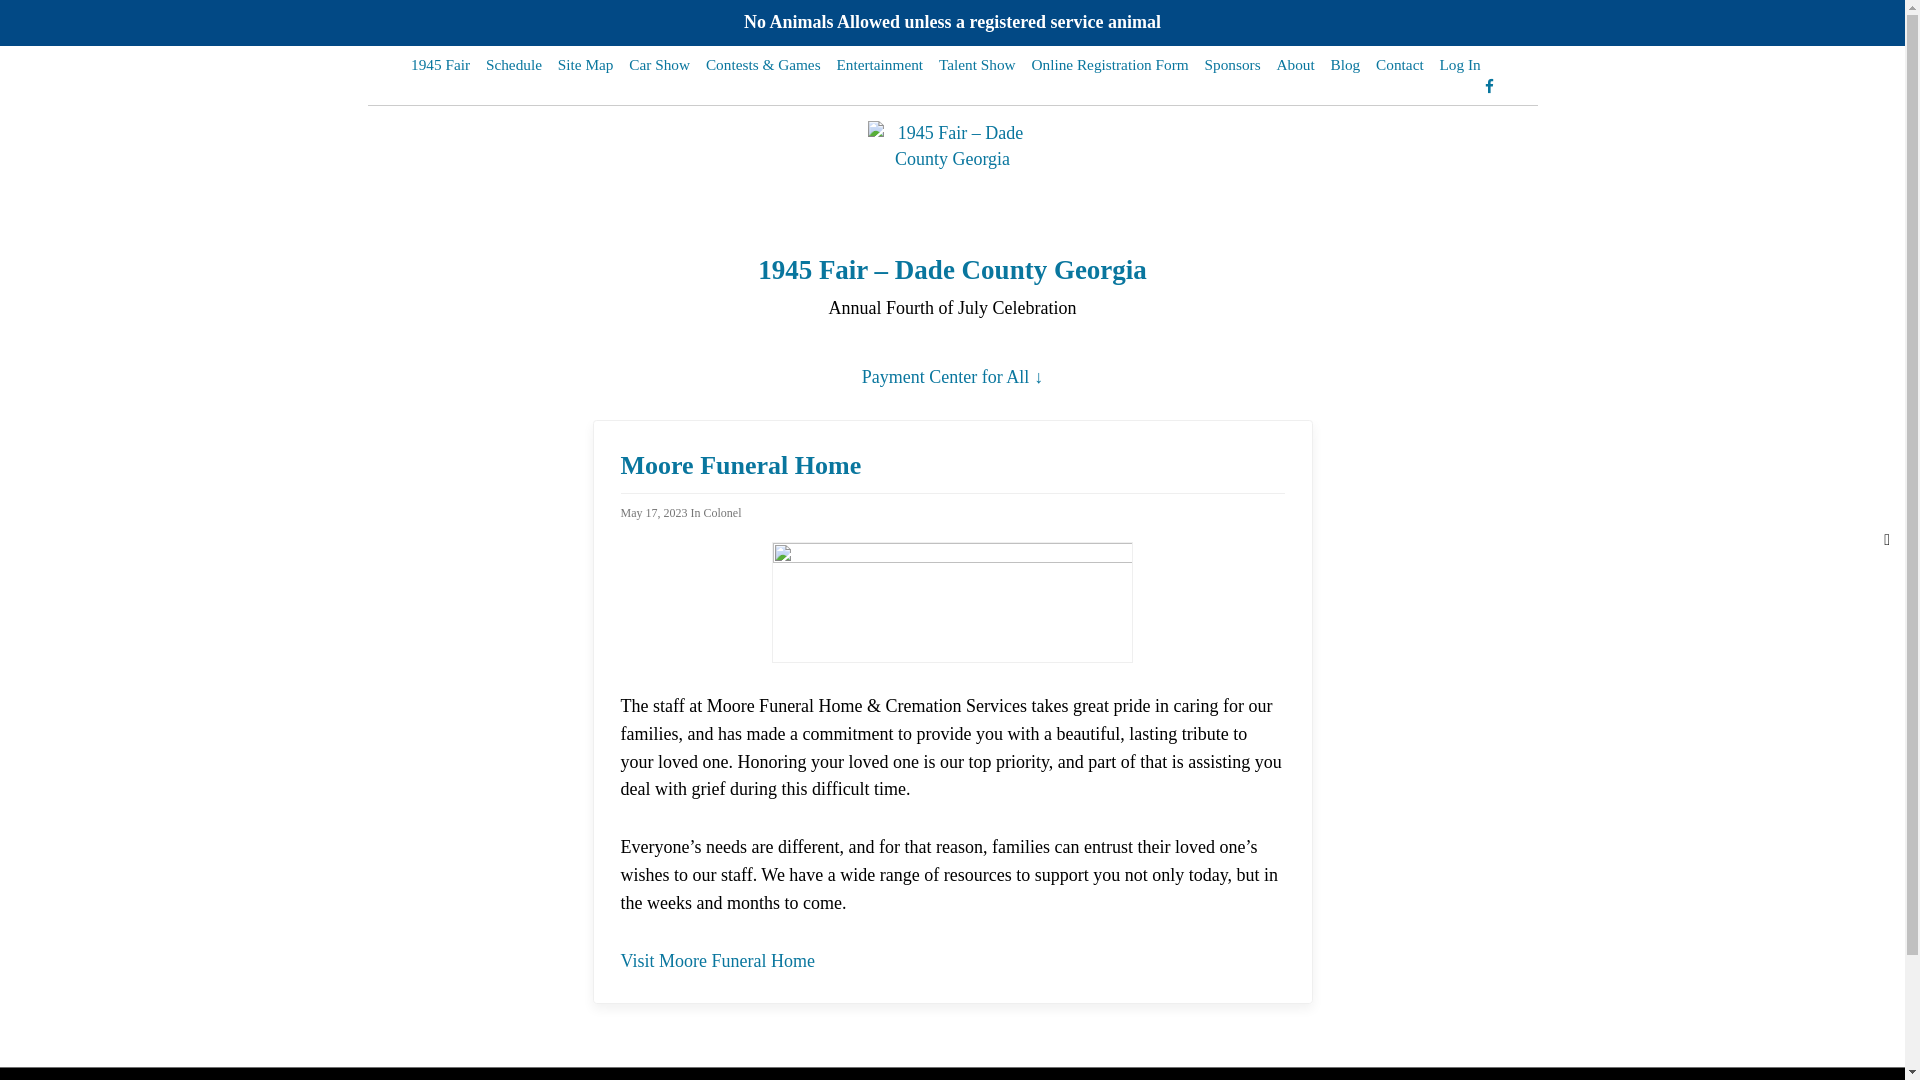 The width and height of the screenshot is (1920, 1080). Describe the element at coordinates (513, 63) in the screenshot. I see `'Schedule'` at that location.